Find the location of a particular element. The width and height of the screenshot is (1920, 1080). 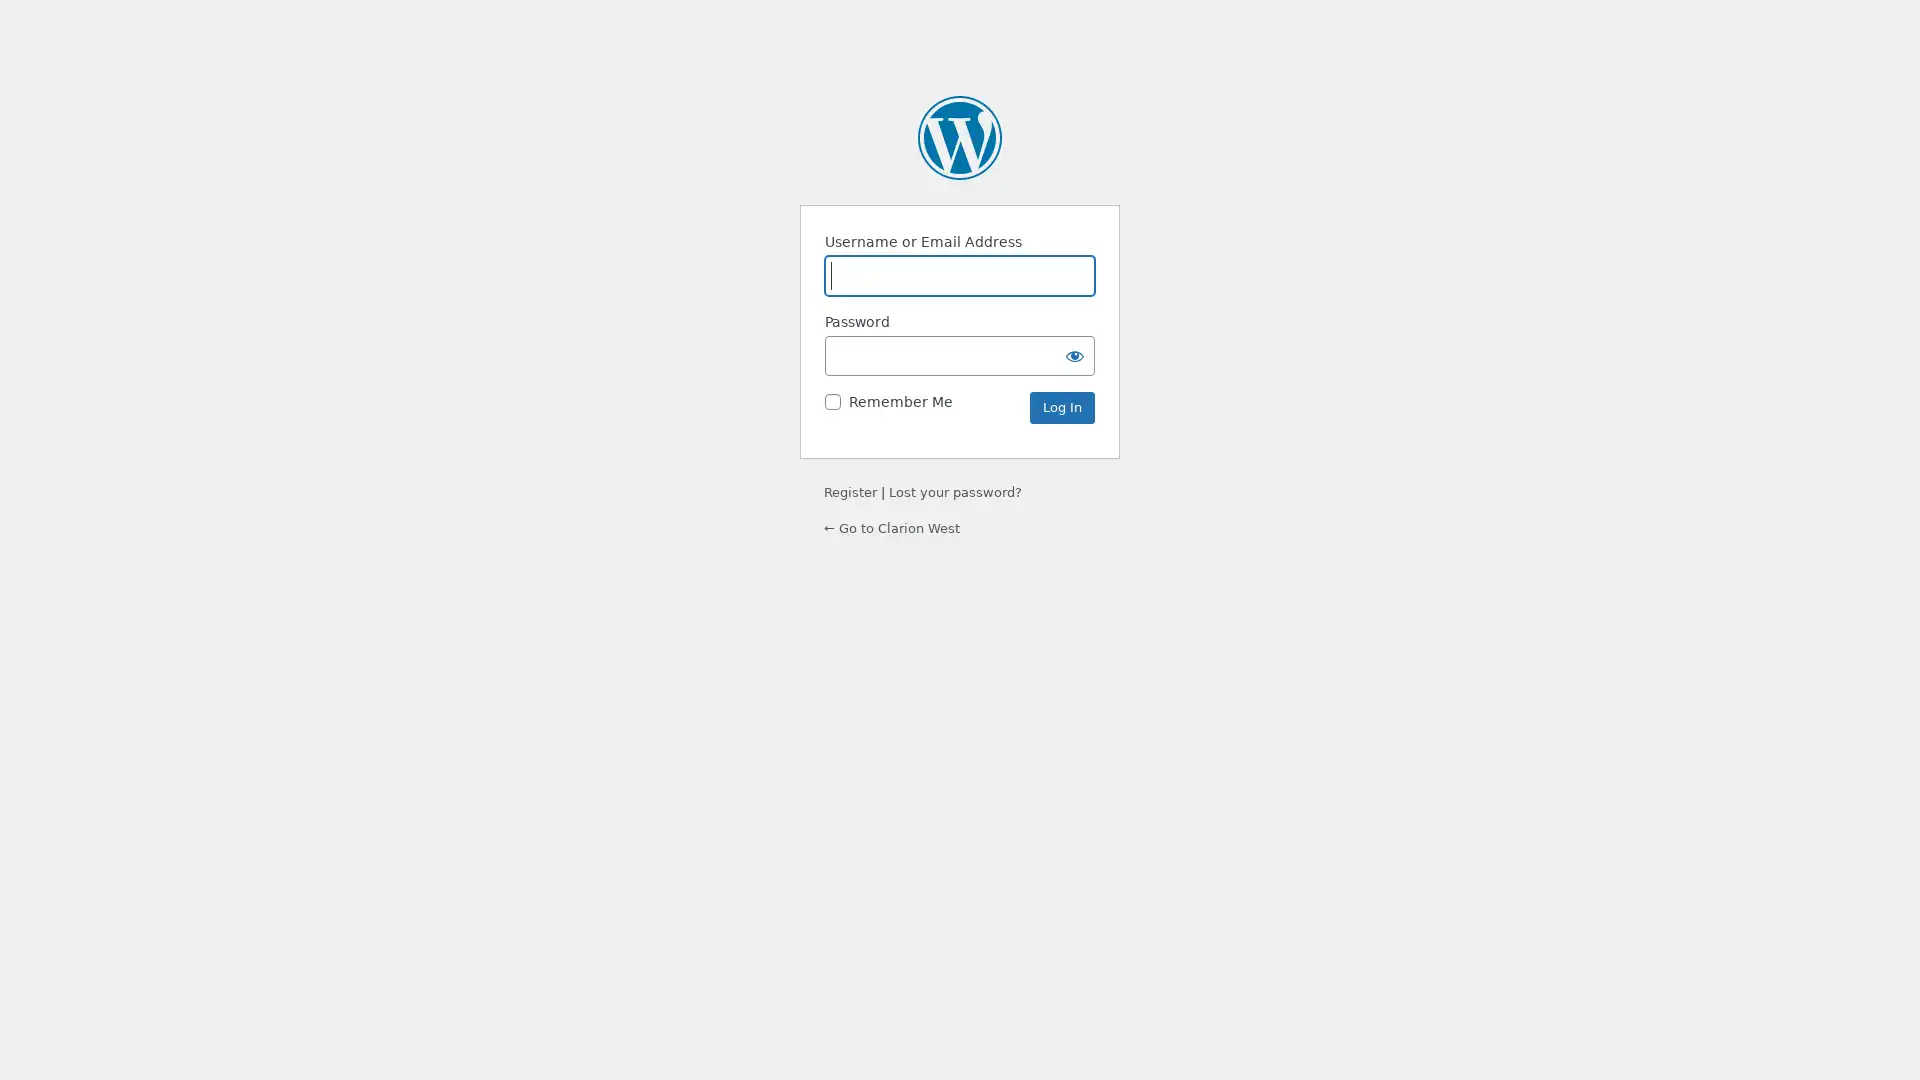

Log In is located at coordinates (1061, 407).